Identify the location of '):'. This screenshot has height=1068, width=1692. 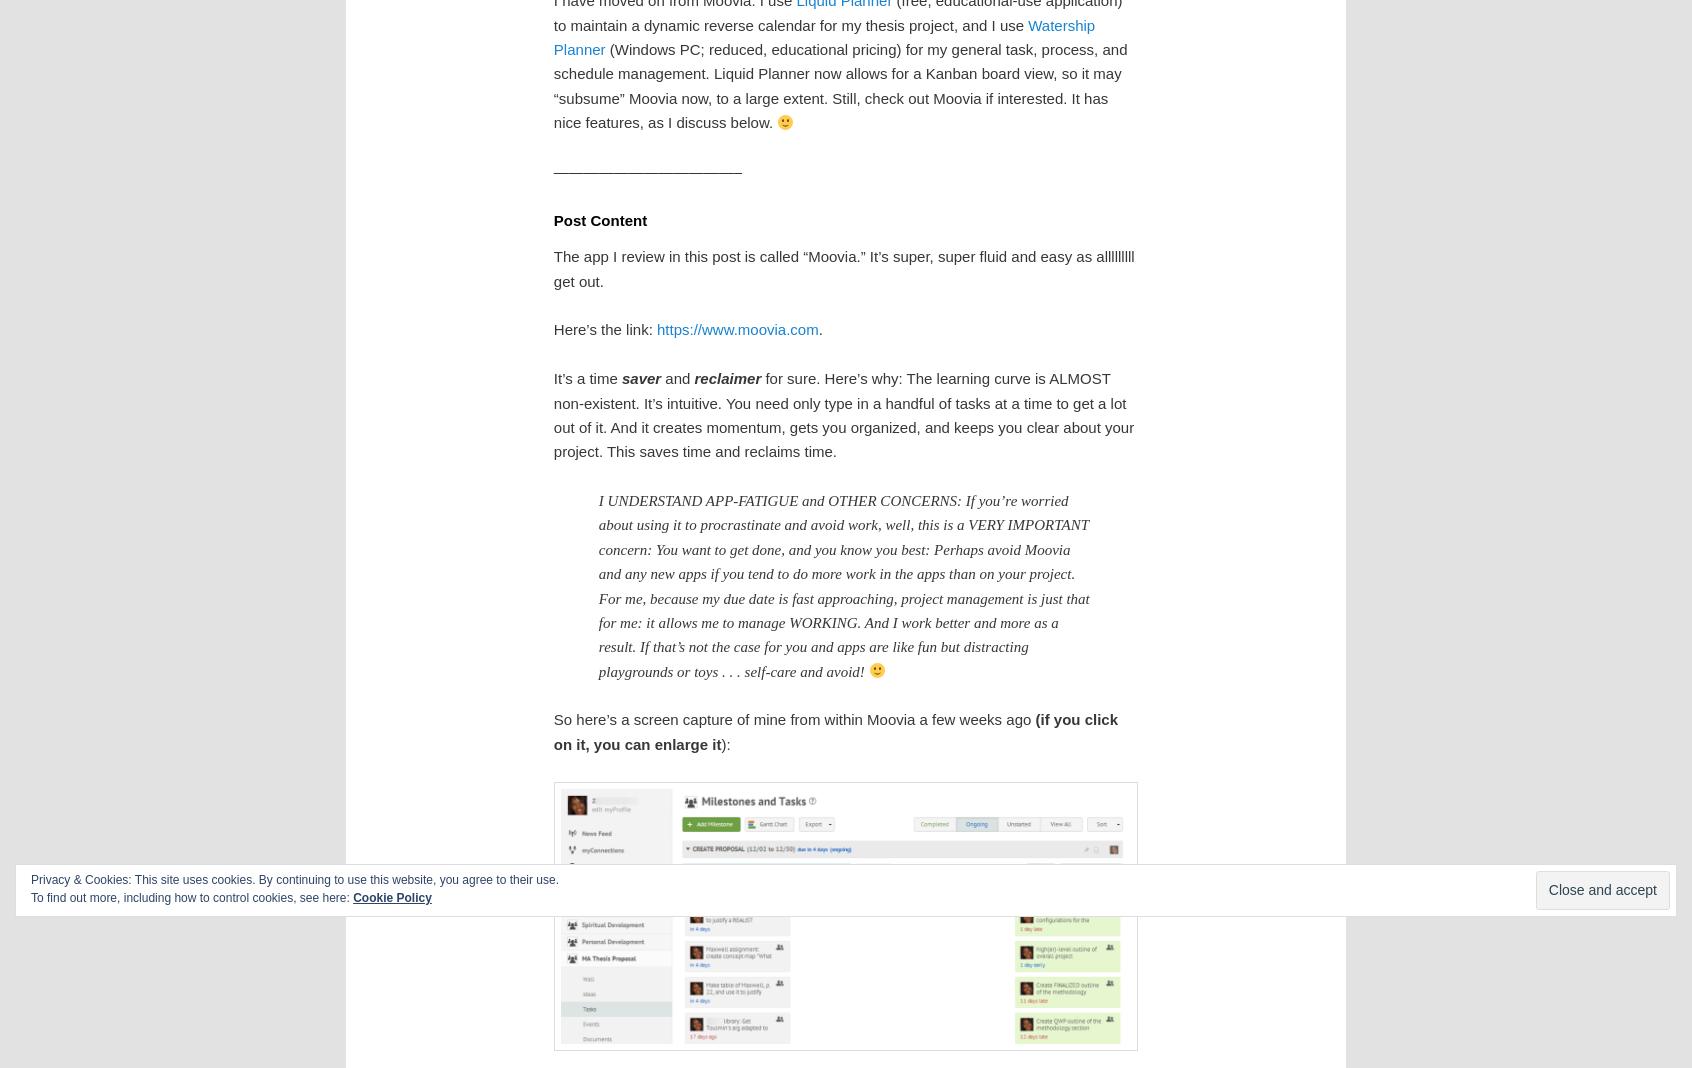
(724, 743).